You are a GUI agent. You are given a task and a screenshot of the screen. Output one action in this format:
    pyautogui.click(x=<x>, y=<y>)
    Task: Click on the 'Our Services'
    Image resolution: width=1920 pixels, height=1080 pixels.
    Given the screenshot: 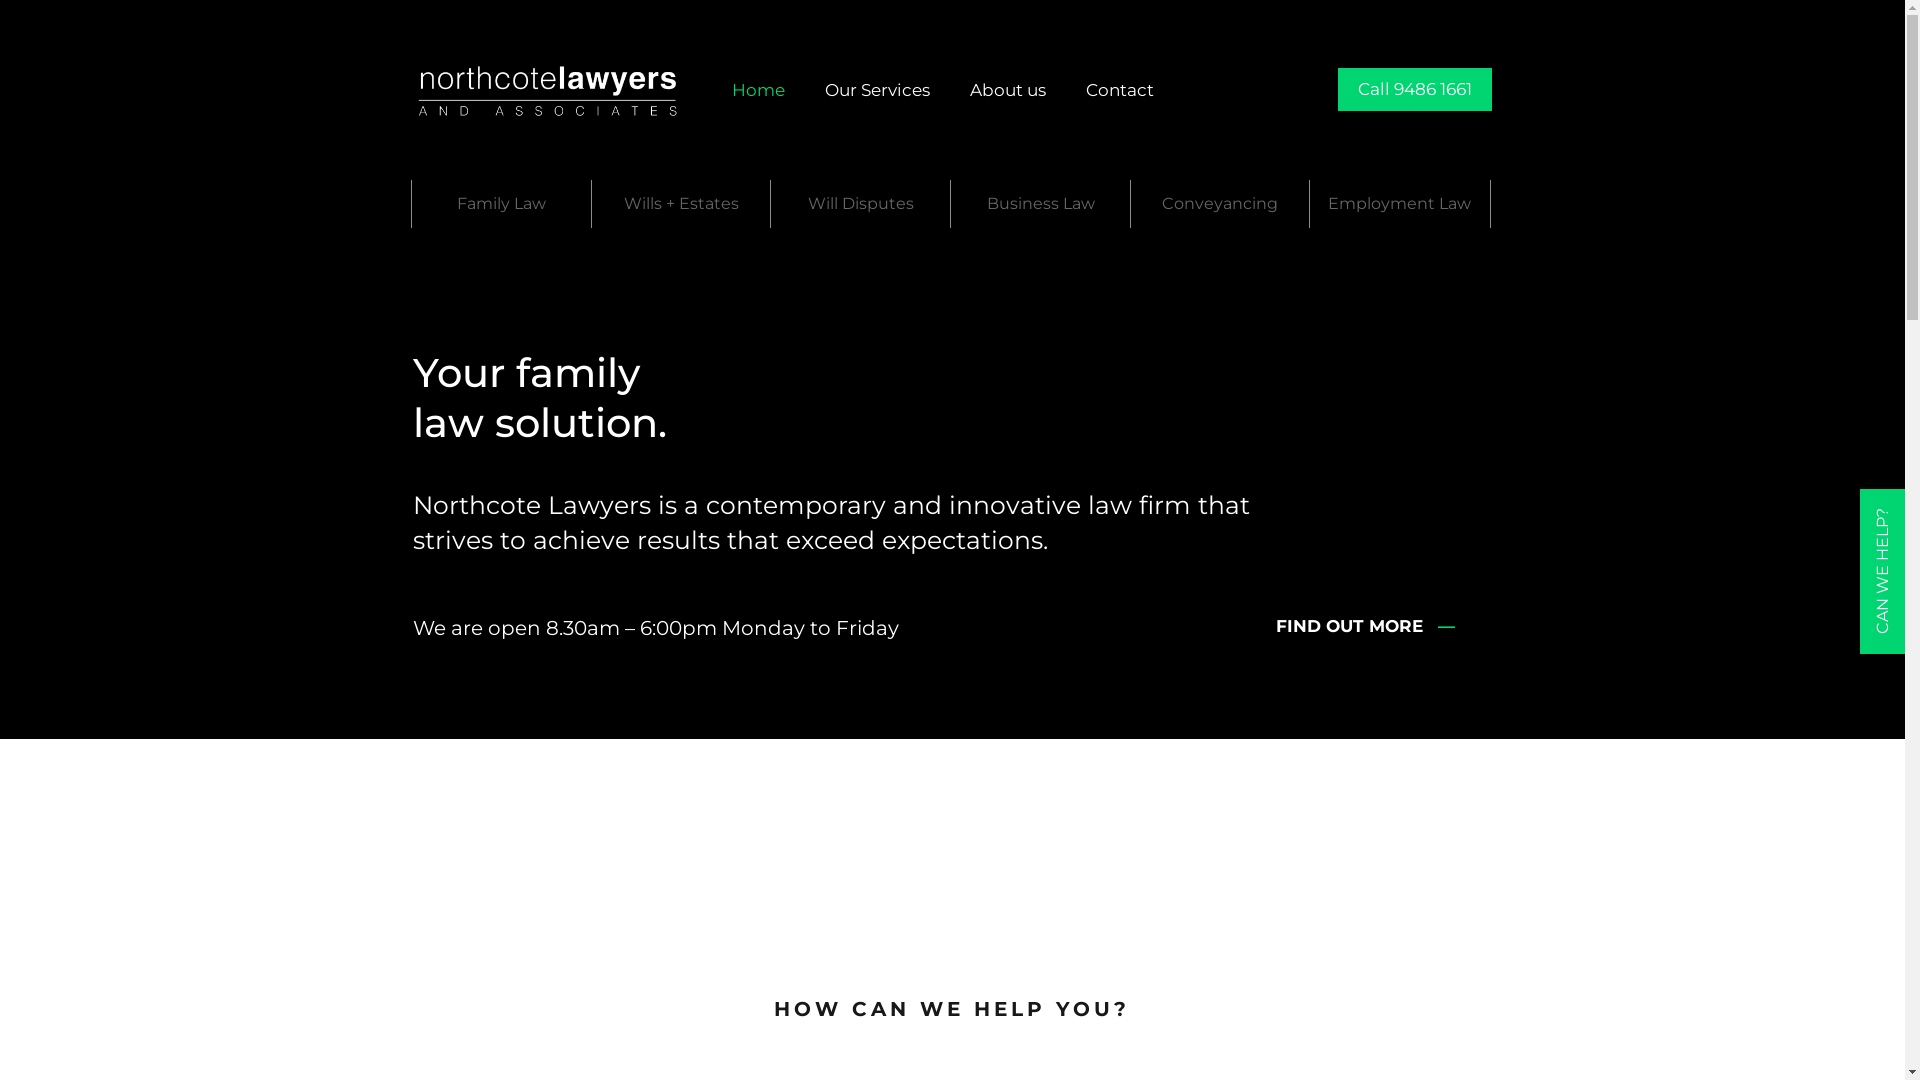 What is the action you would take?
    pyautogui.click(x=877, y=88)
    